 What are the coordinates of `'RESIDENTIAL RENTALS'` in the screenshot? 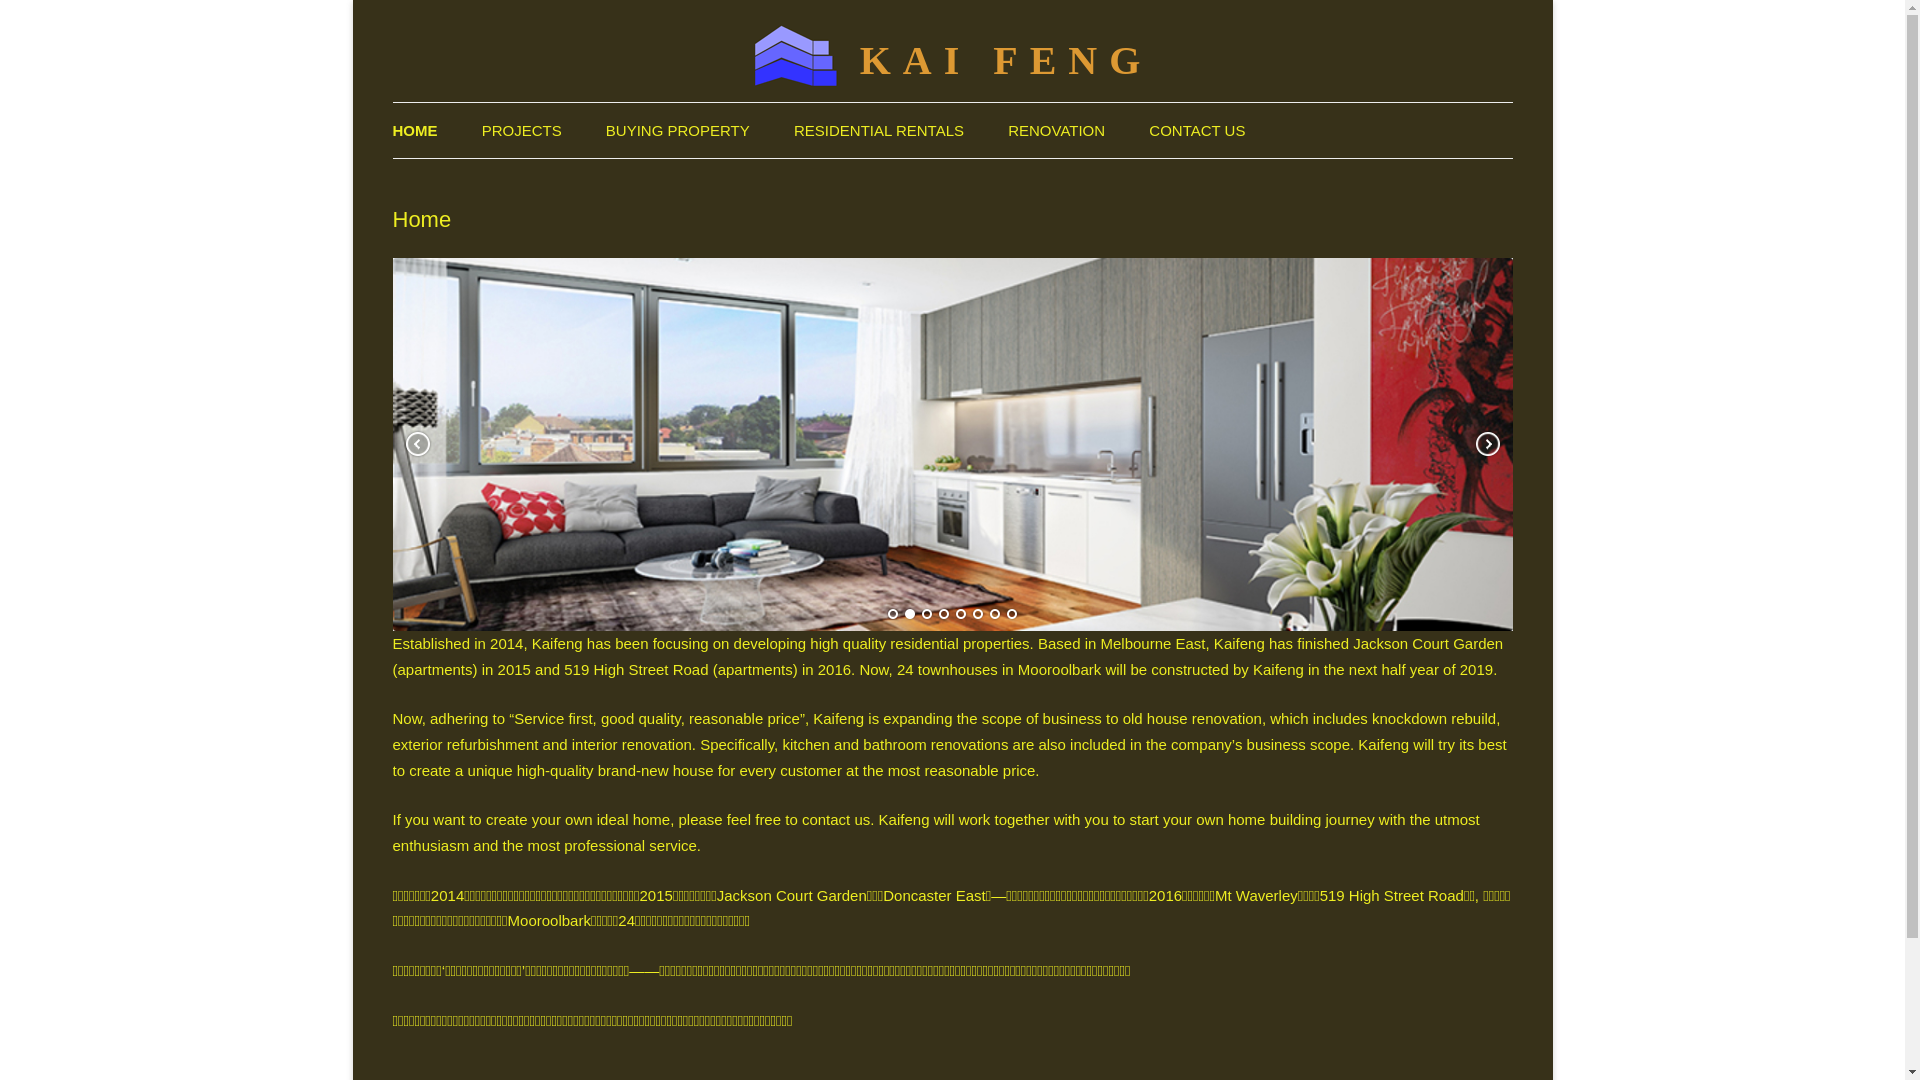 It's located at (878, 130).